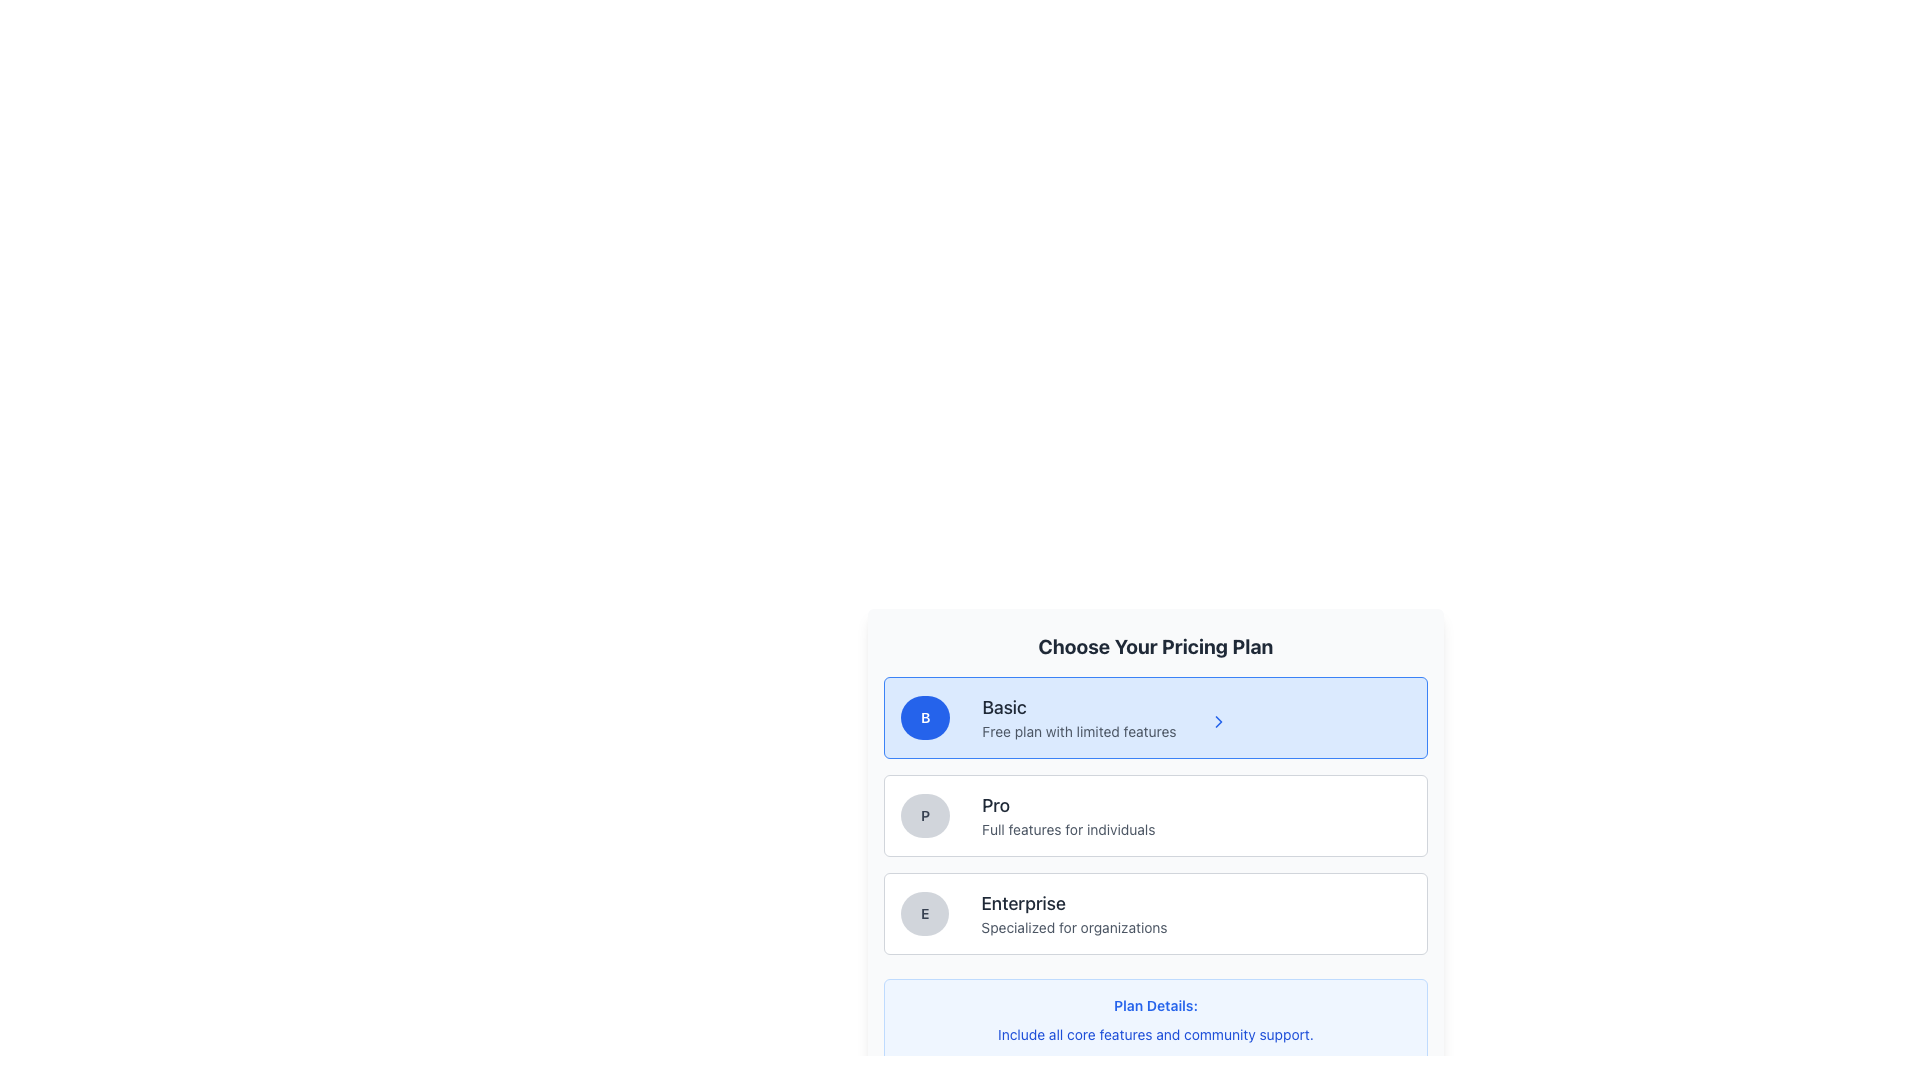 This screenshot has width=1920, height=1080. Describe the element at coordinates (1156, 914) in the screenshot. I see `the 'Enterprise' plan selection button, which is the third option in the vertically stacked list under 'Choose Your Pricing Plan'` at that location.